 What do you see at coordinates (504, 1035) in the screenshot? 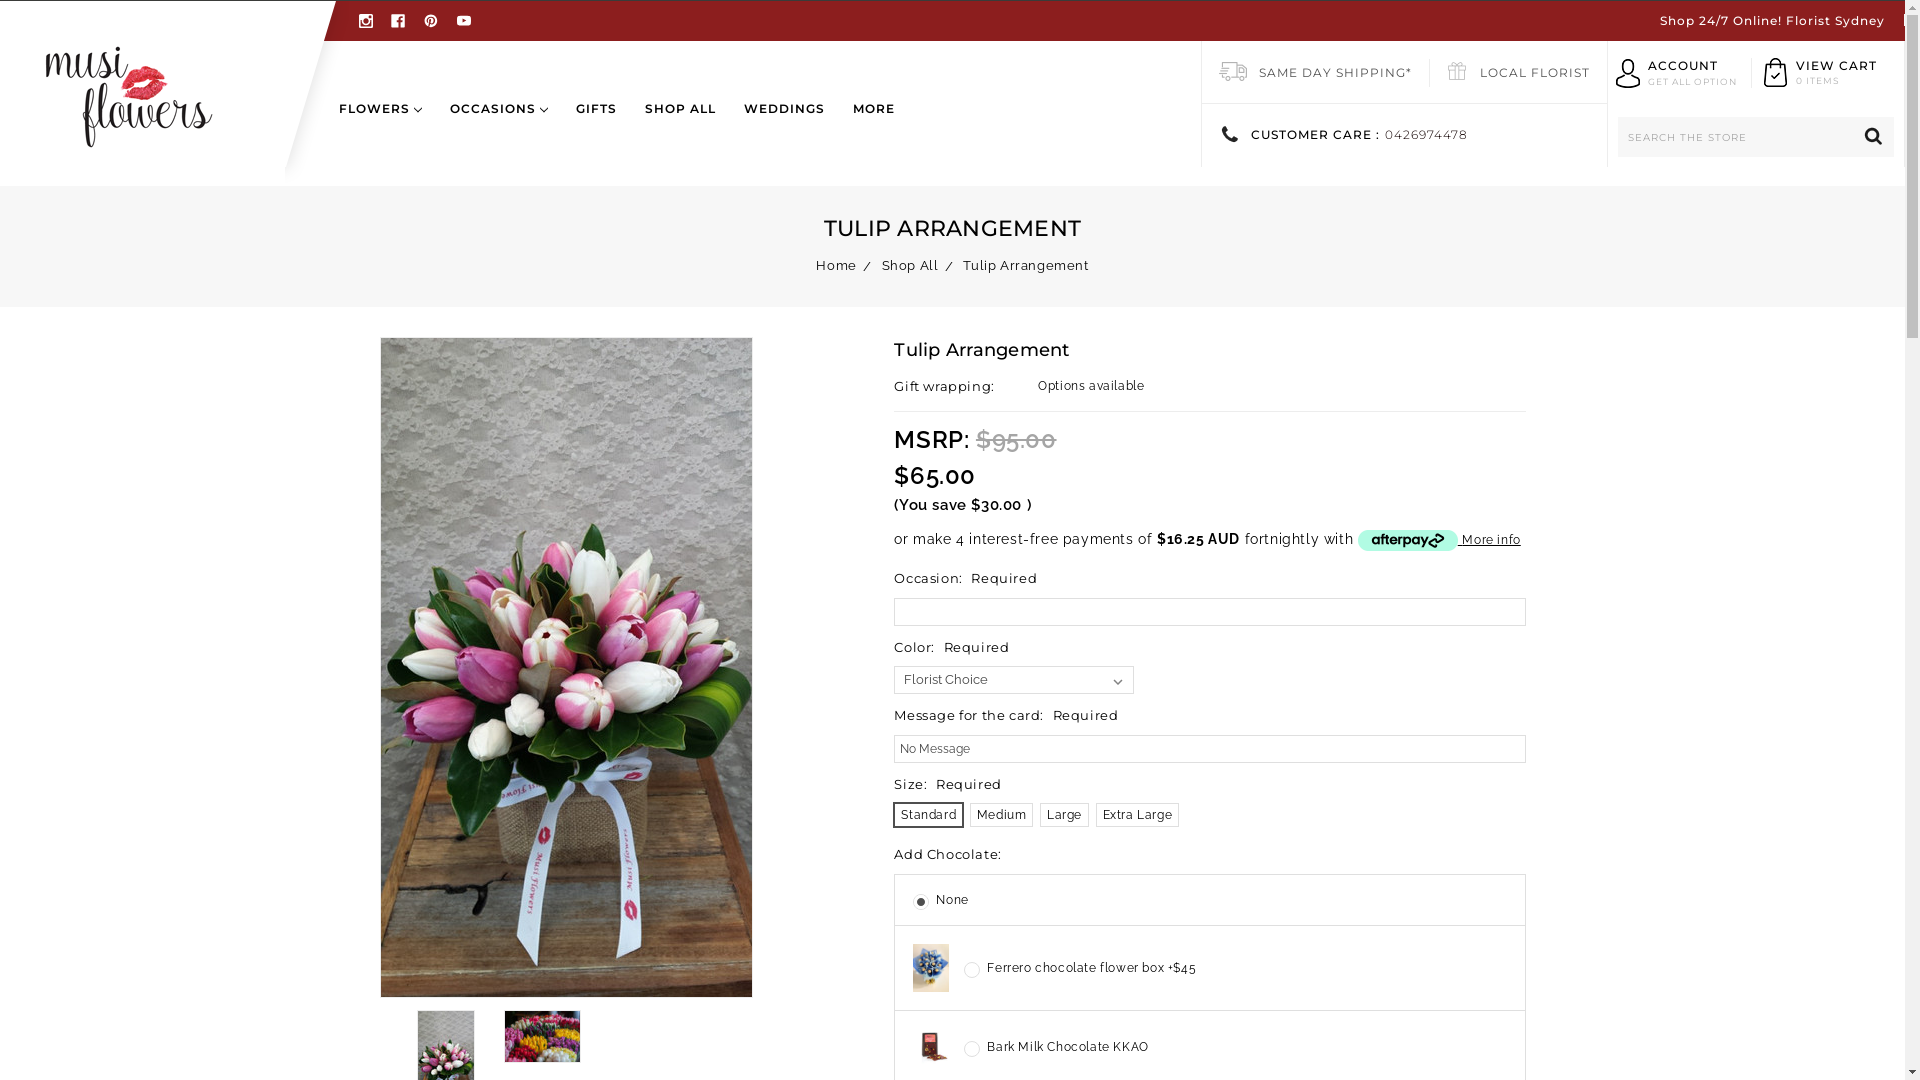
I see `'Various colors available'` at bounding box center [504, 1035].